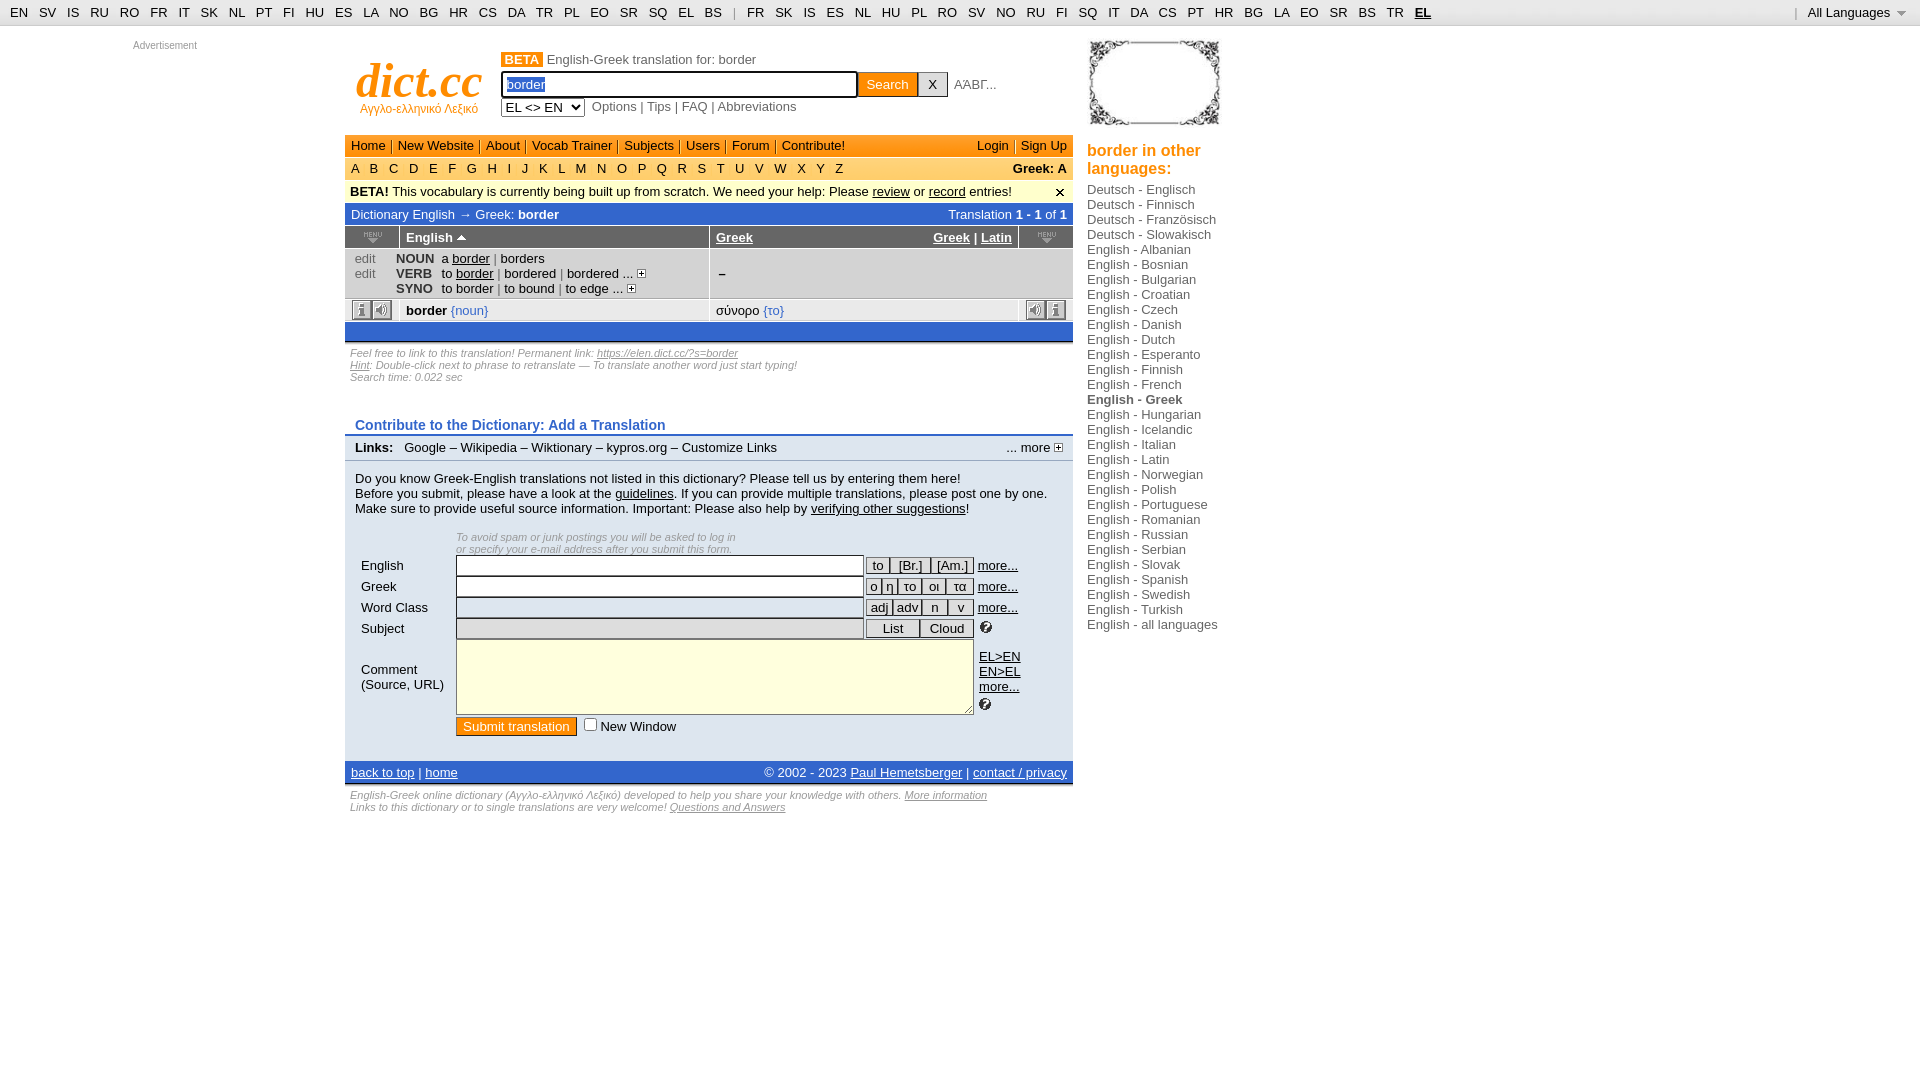  I want to click on 'Search', so click(887, 83).